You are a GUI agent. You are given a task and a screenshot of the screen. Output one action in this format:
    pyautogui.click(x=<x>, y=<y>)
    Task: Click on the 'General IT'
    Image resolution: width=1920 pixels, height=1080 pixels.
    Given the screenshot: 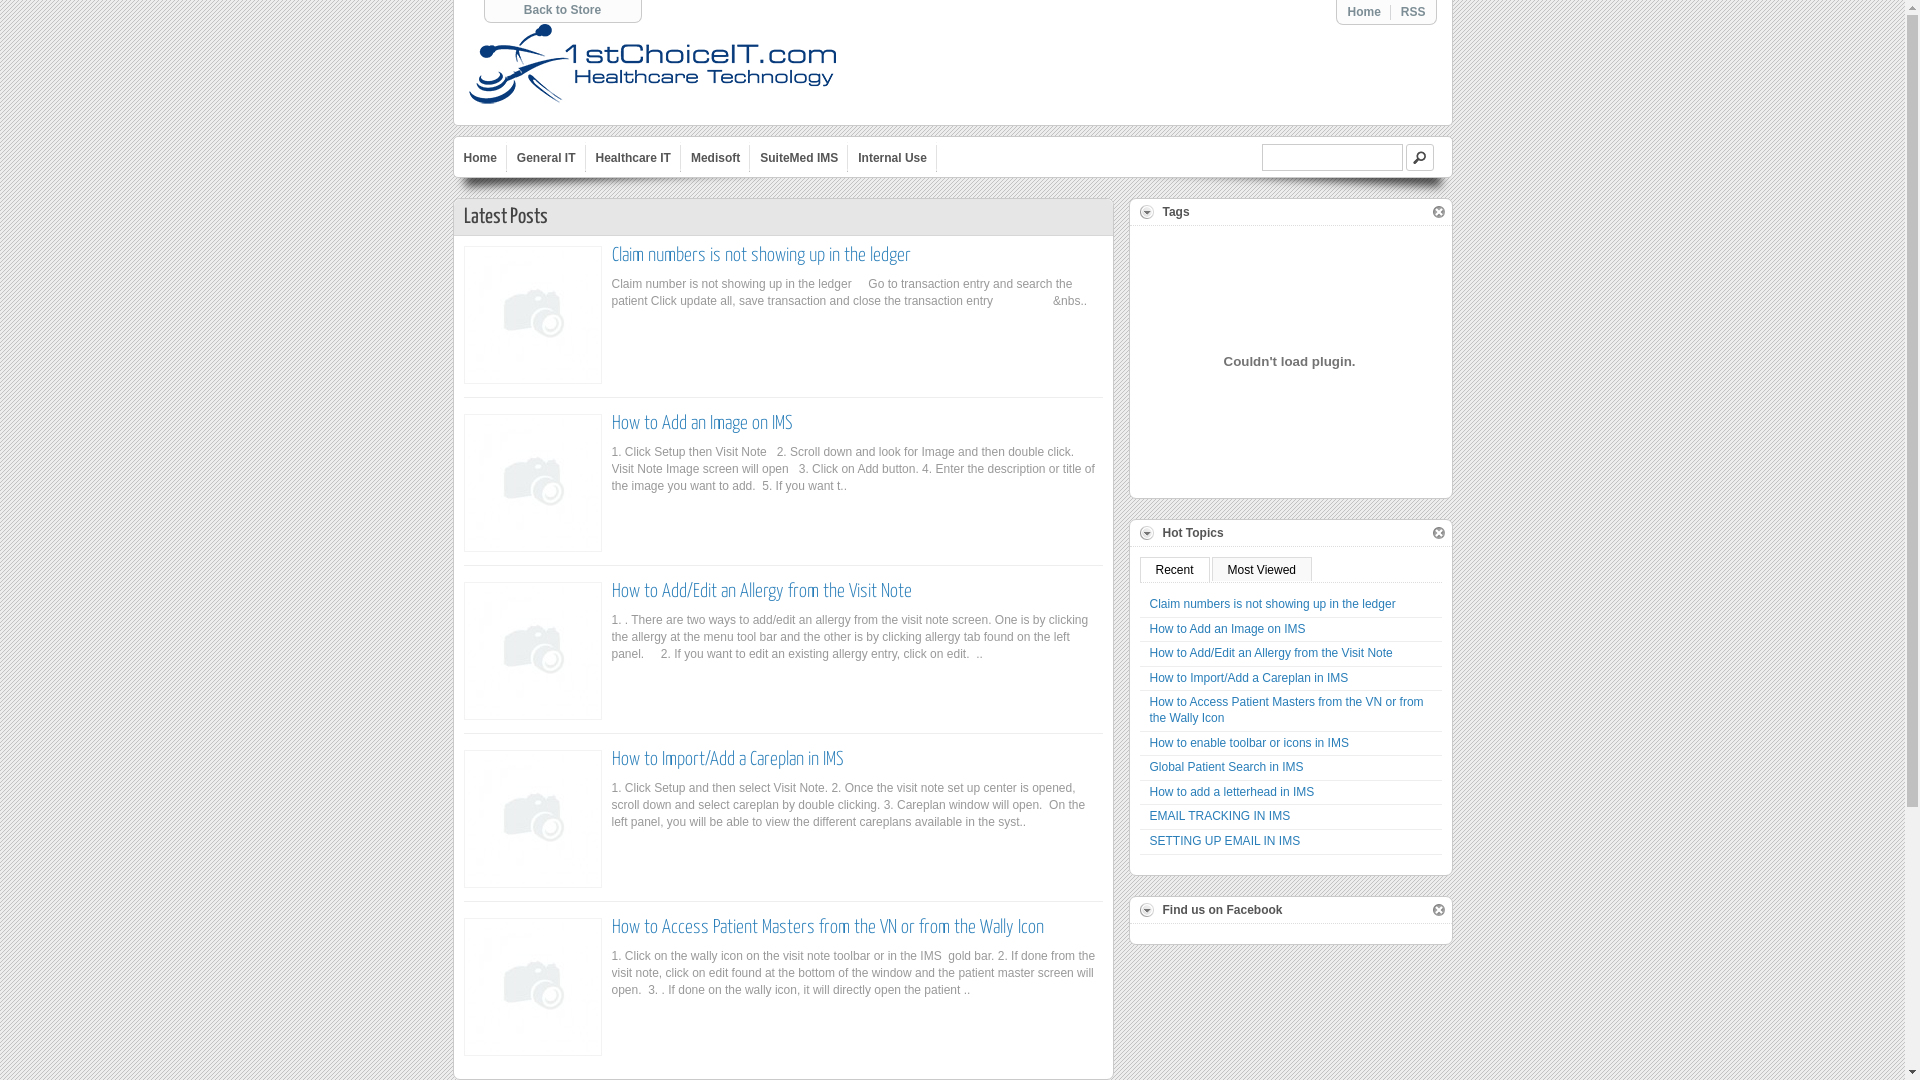 What is the action you would take?
    pyautogui.click(x=546, y=156)
    